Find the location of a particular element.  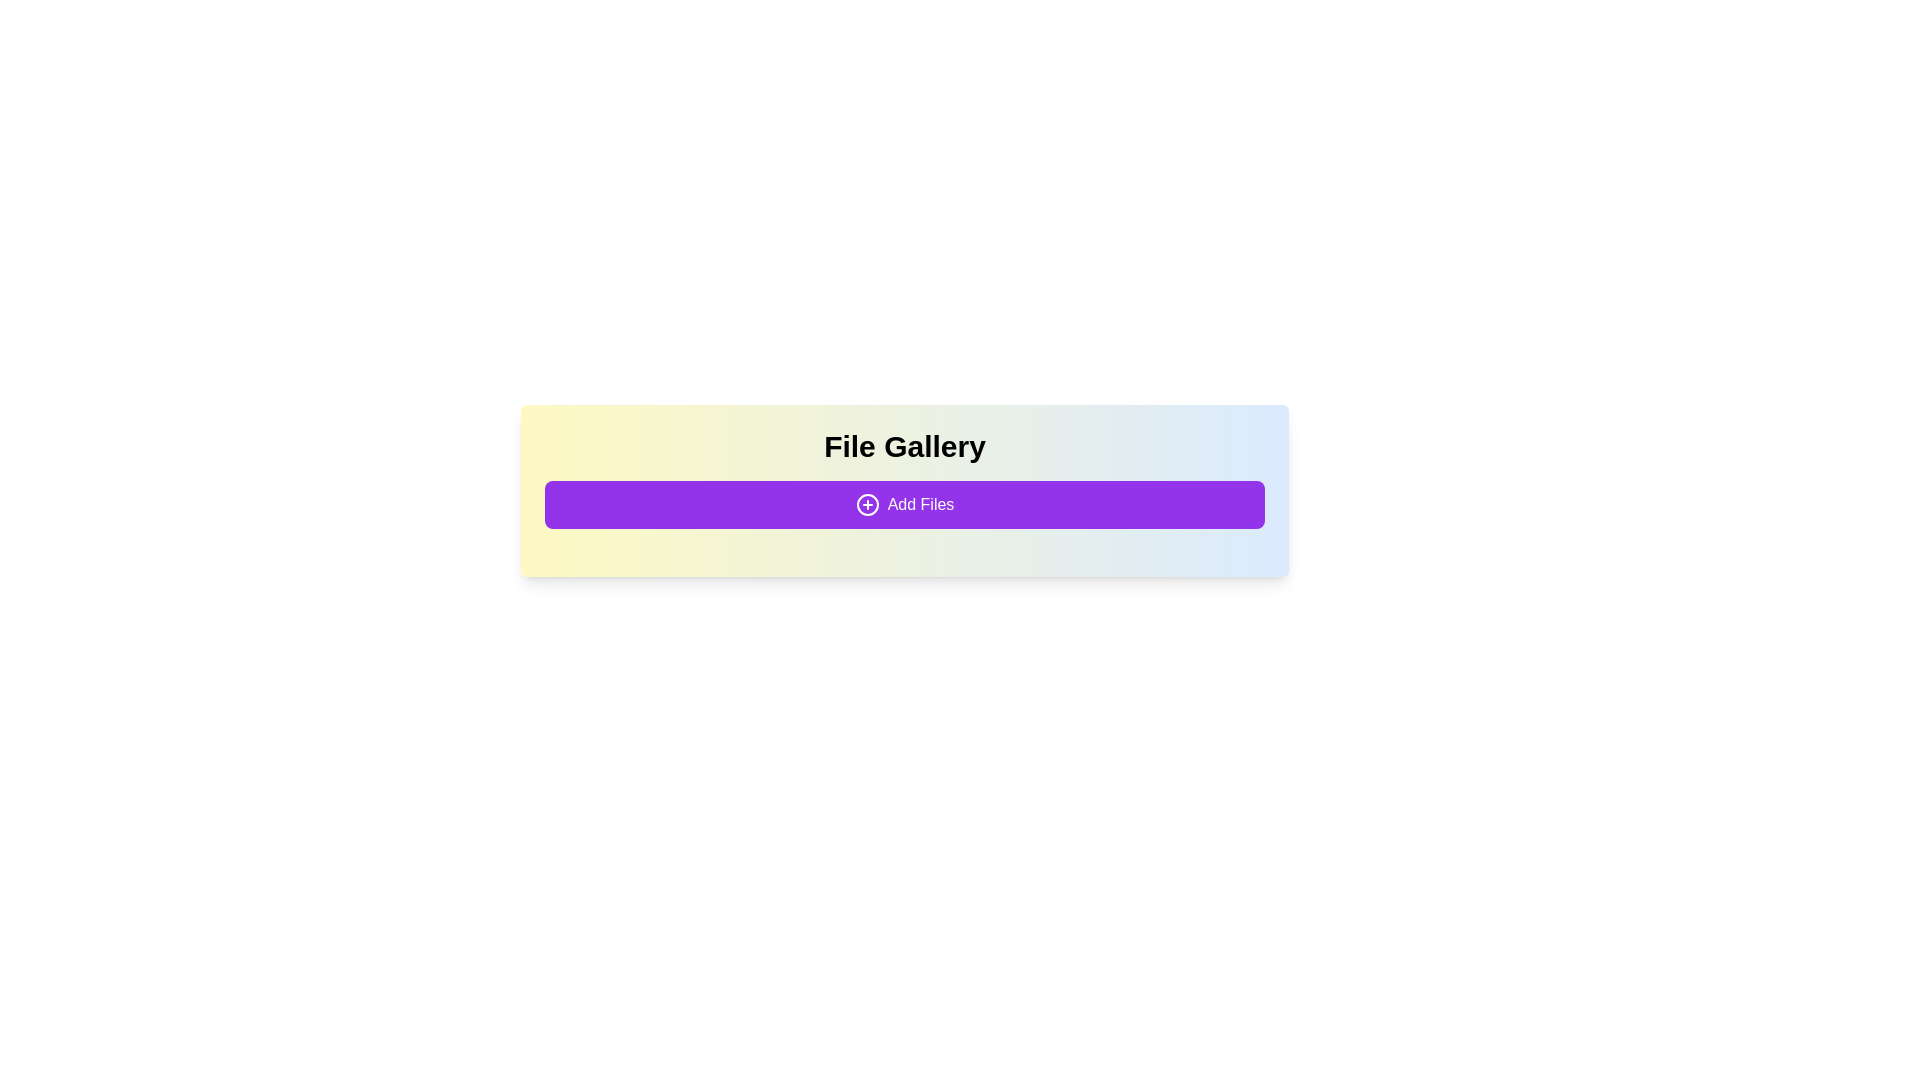

the button for adding files to the file gallery, located below the 'File Gallery' heading is located at coordinates (904, 504).